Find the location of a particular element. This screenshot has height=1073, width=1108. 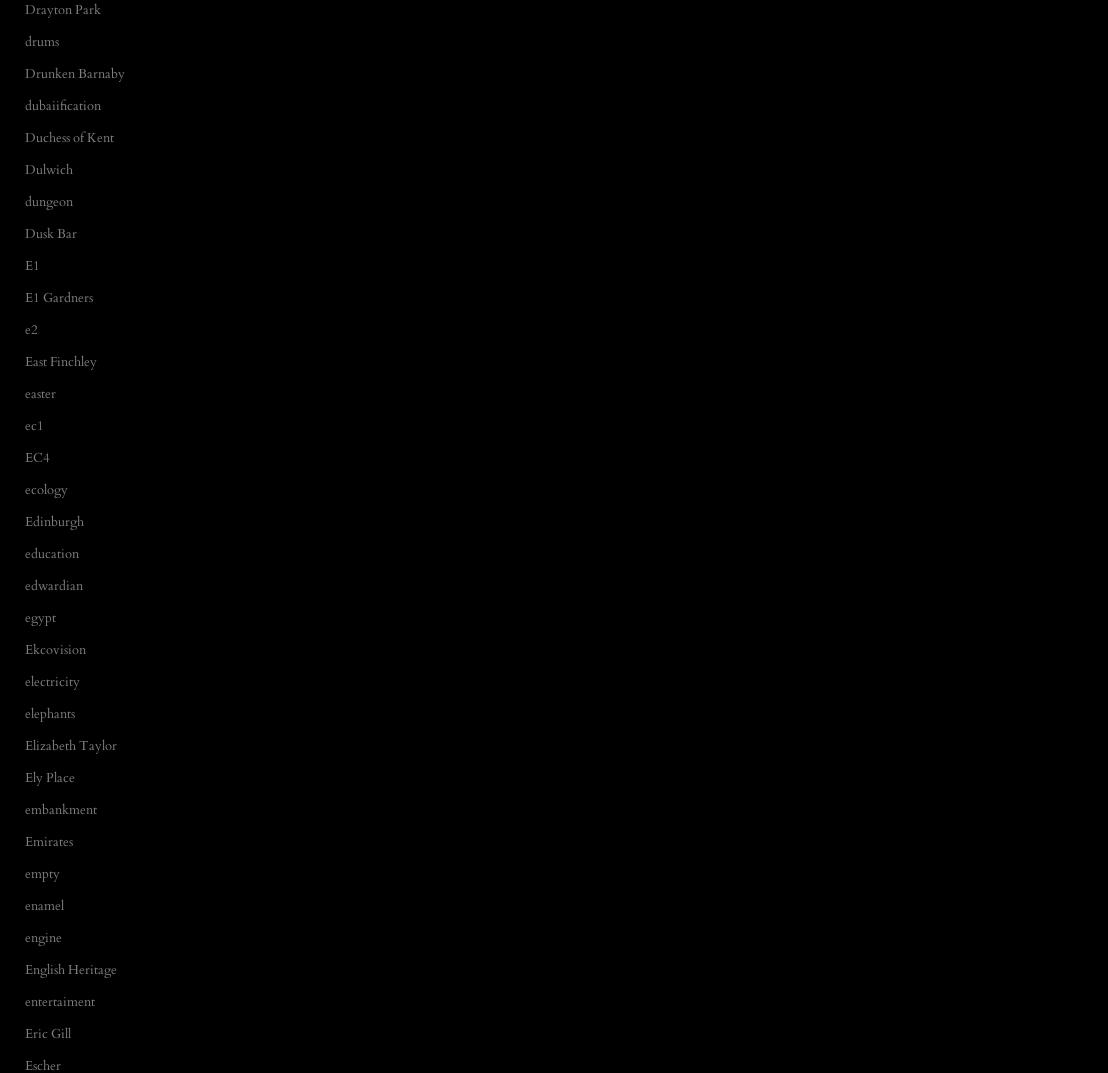

'Dusk Bar' is located at coordinates (49, 232).